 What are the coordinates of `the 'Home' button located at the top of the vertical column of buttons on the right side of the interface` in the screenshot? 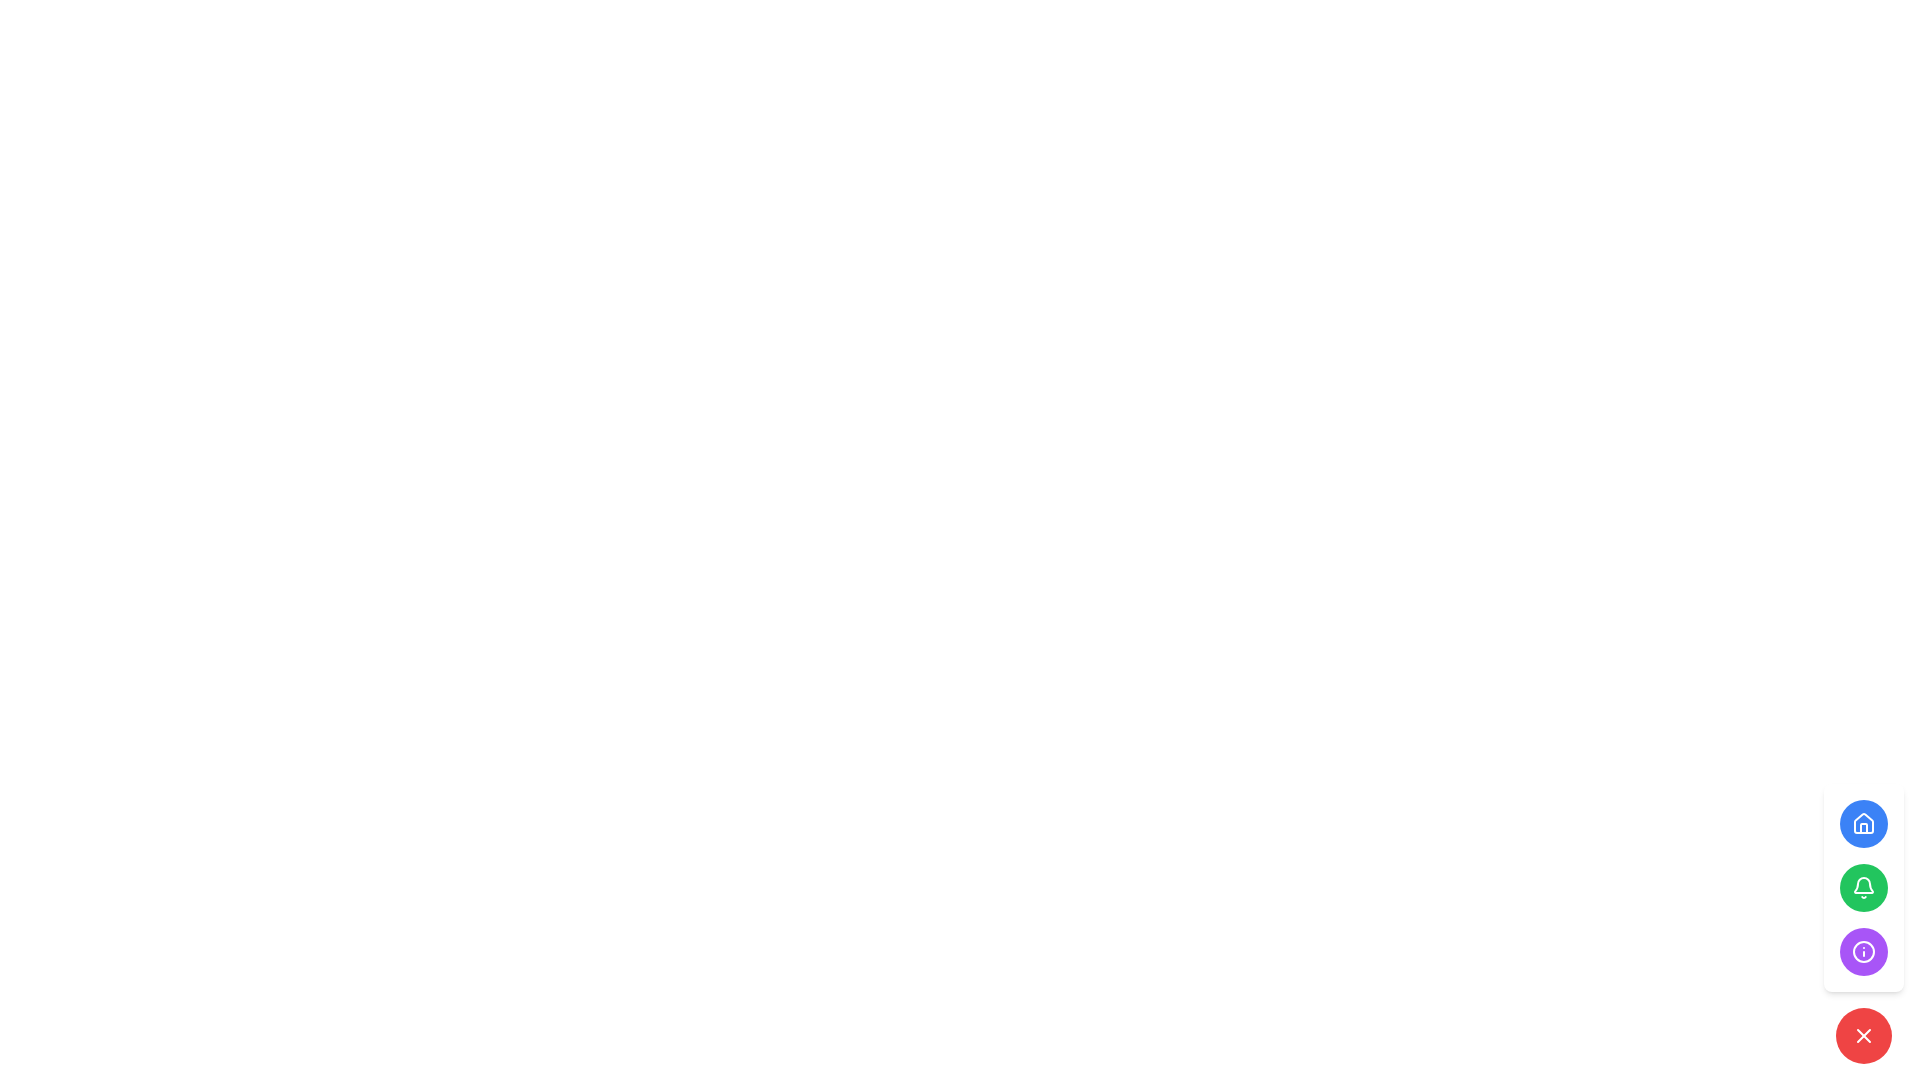 It's located at (1862, 824).